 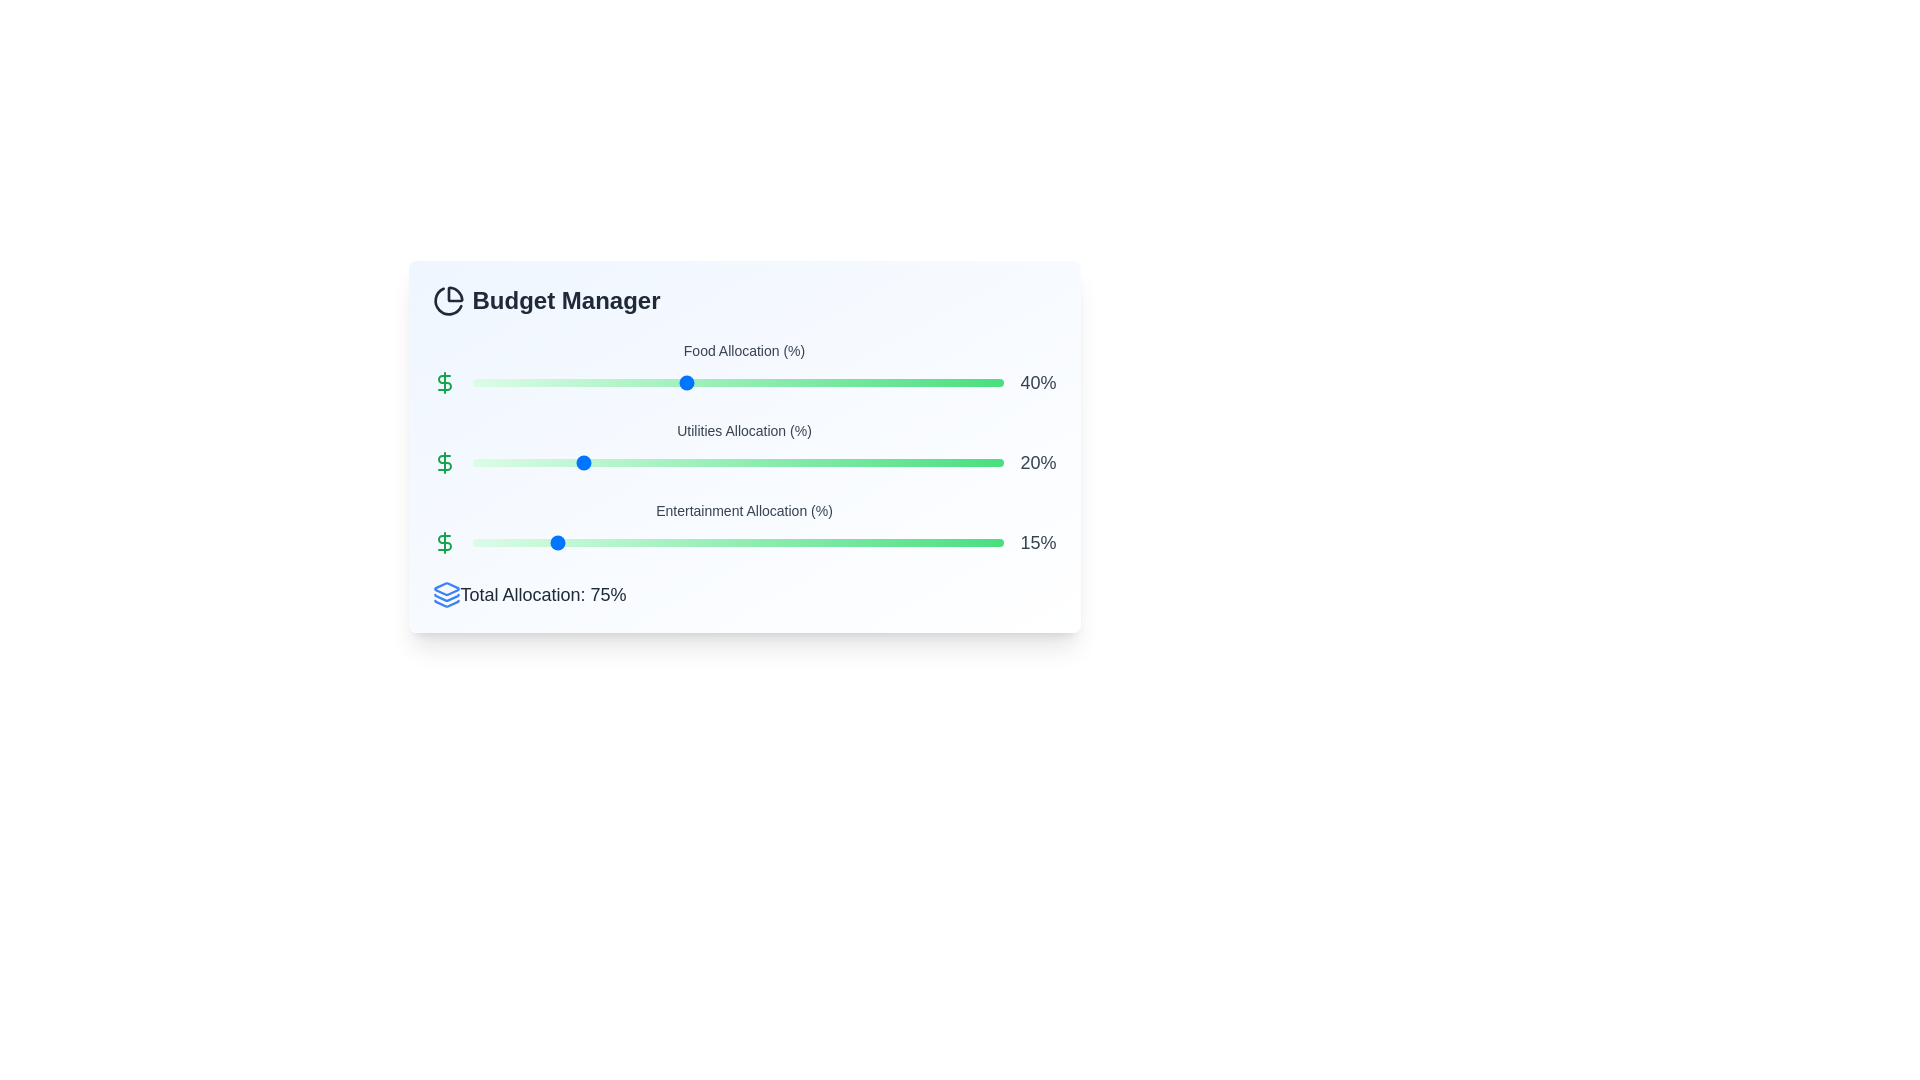 What do you see at coordinates (476, 382) in the screenshot?
I see `the Food Allocation slider to 1%` at bounding box center [476, 382].